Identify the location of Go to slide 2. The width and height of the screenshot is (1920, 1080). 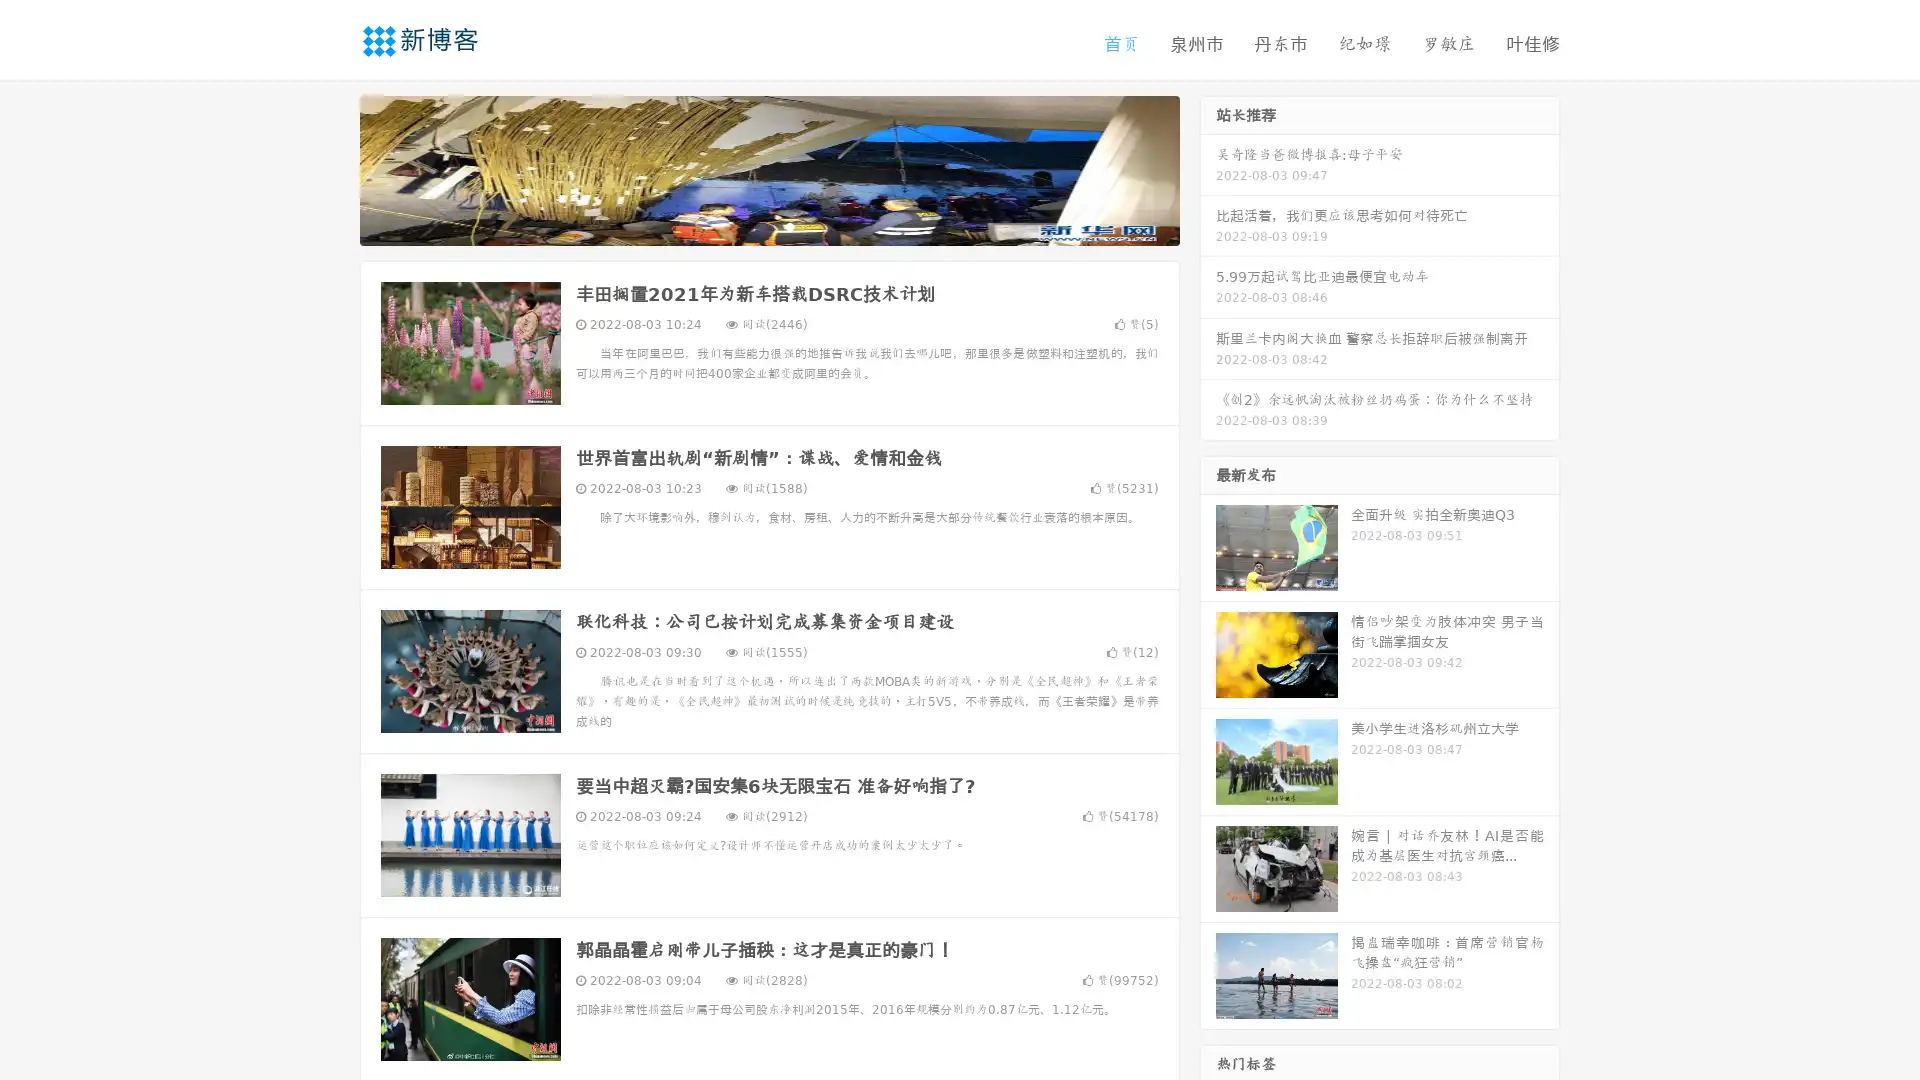
(768, 225).